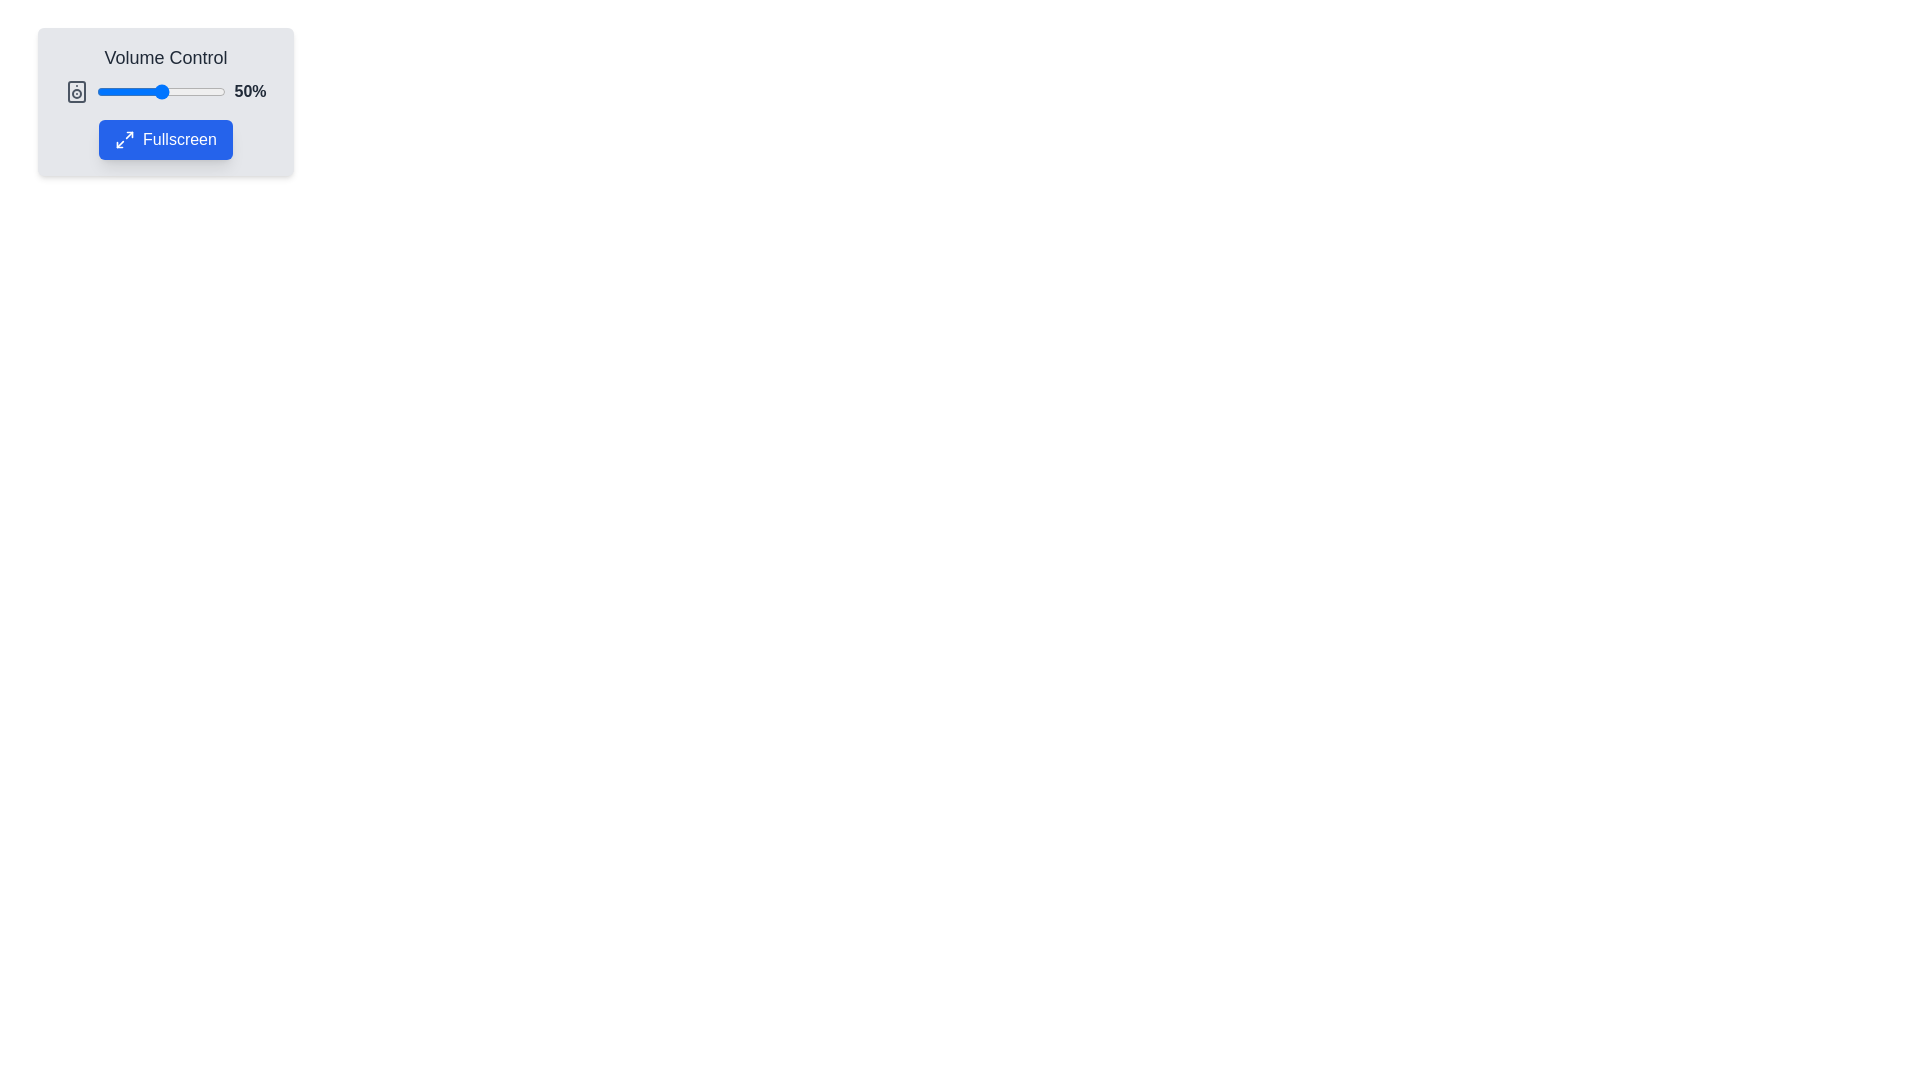  Describe the element at coordinates (168, 92) in the screenshot. I see `the volume to 55% by dragging the slider` at that location.